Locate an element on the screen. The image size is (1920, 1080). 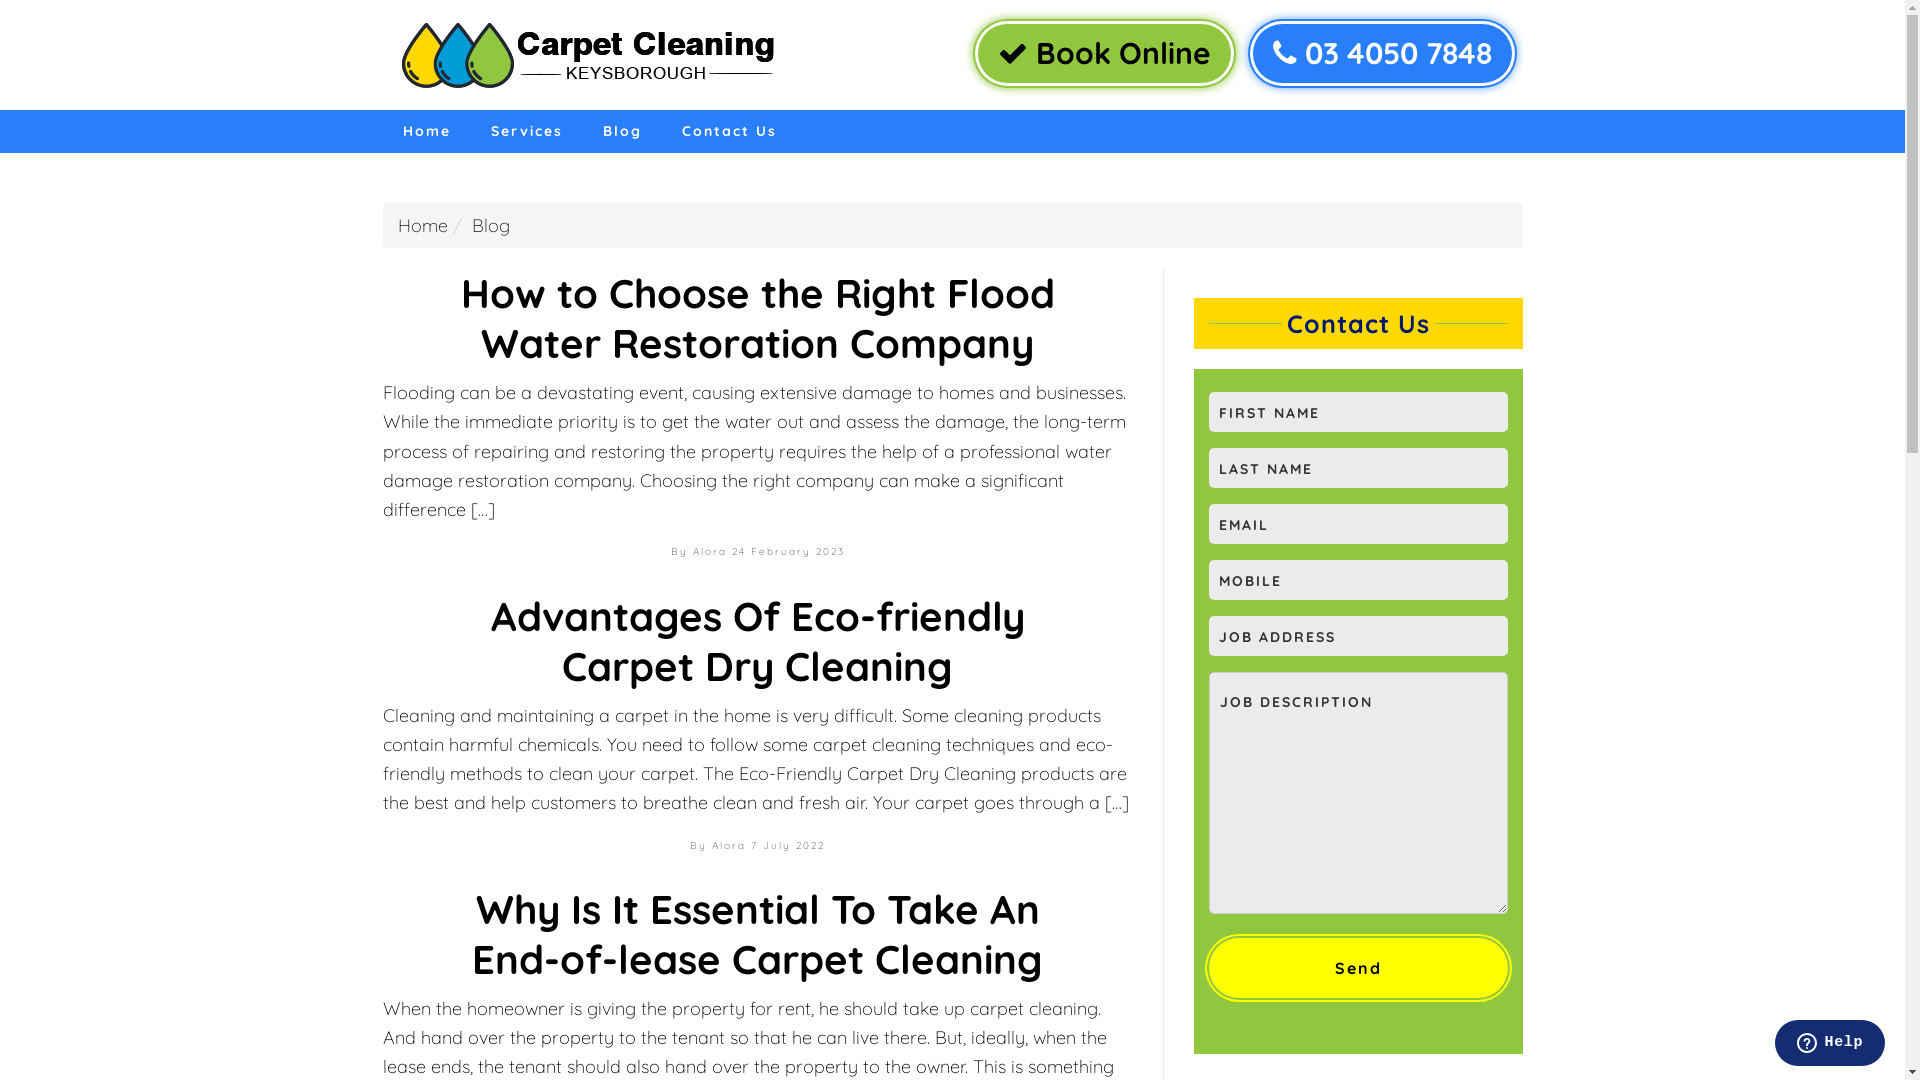
'Send' is located at coordinates (1357, 967).